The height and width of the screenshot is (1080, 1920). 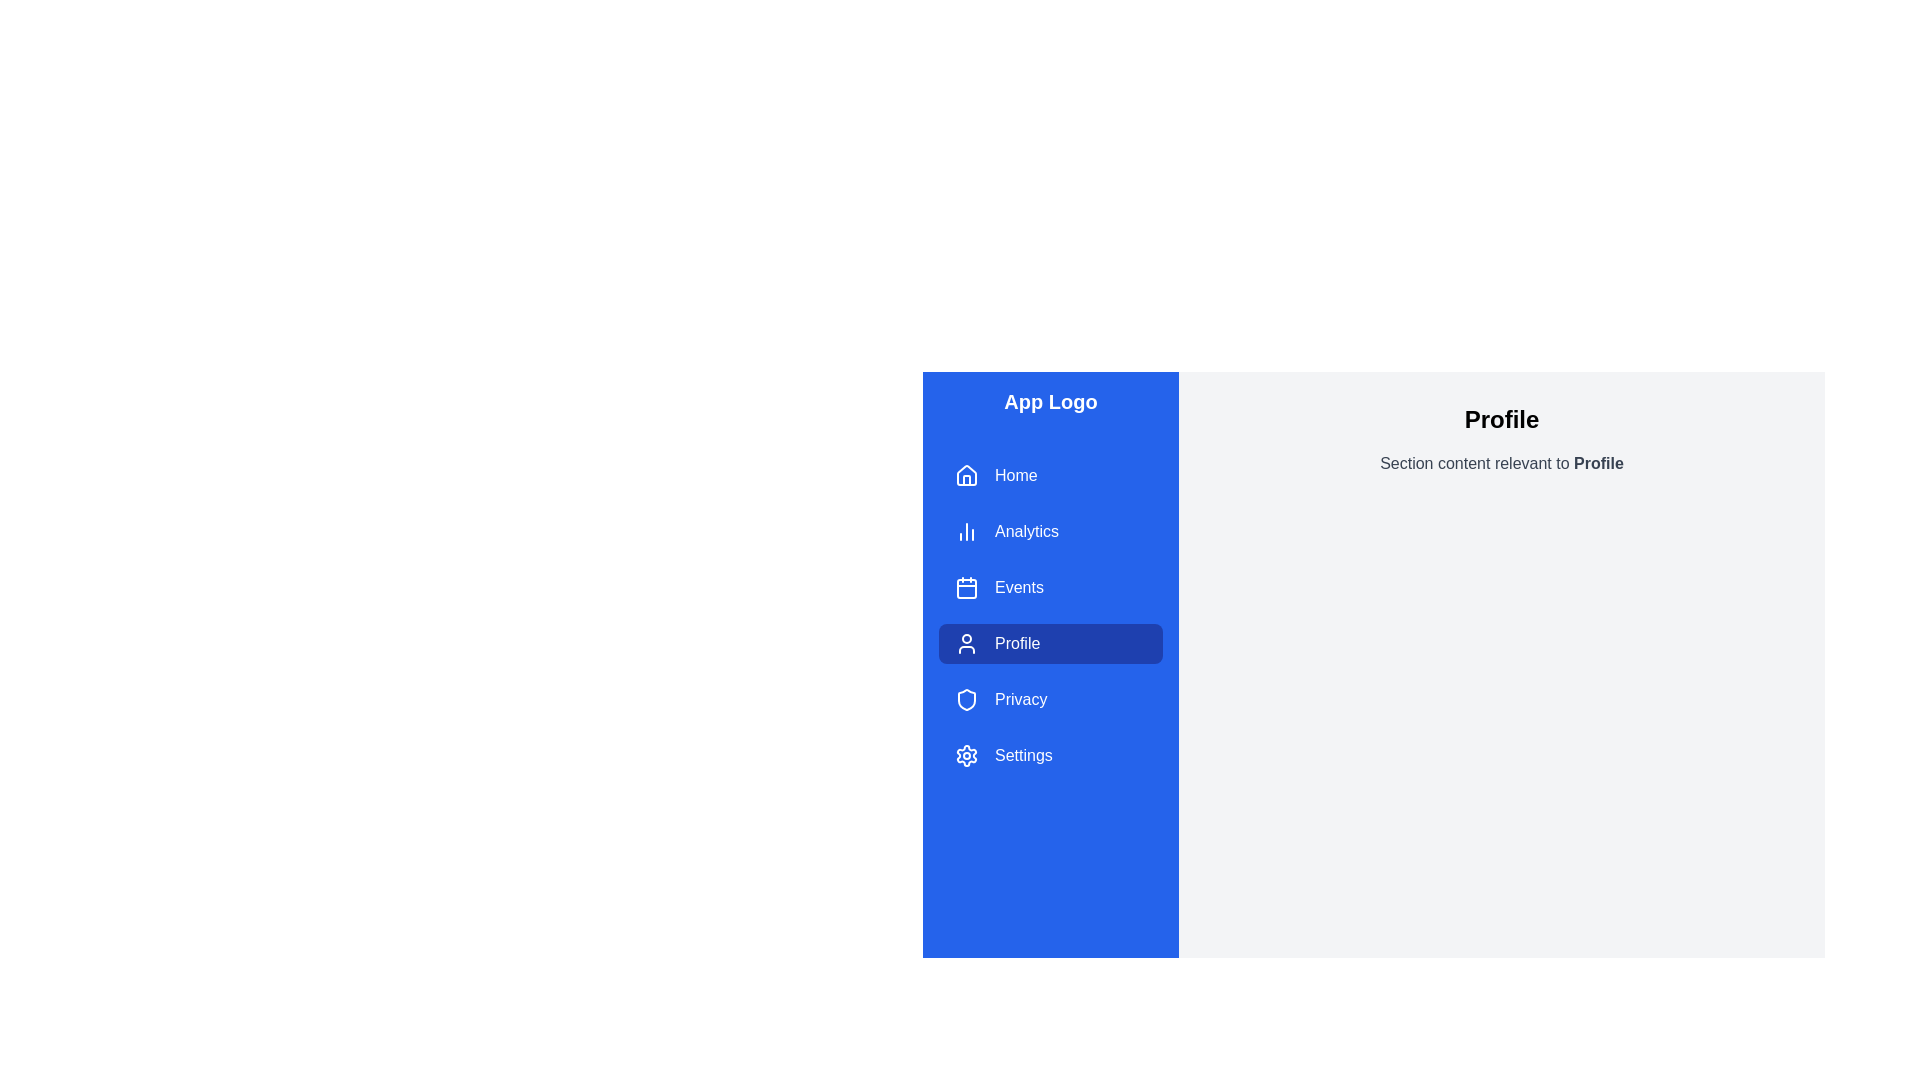 What do you see at coordinates (1050, 401) in the screenshot?
I see `the 'App Logo' static text component located at the top of the left sidebar navigation panel` at bounding box center [1050, 401].